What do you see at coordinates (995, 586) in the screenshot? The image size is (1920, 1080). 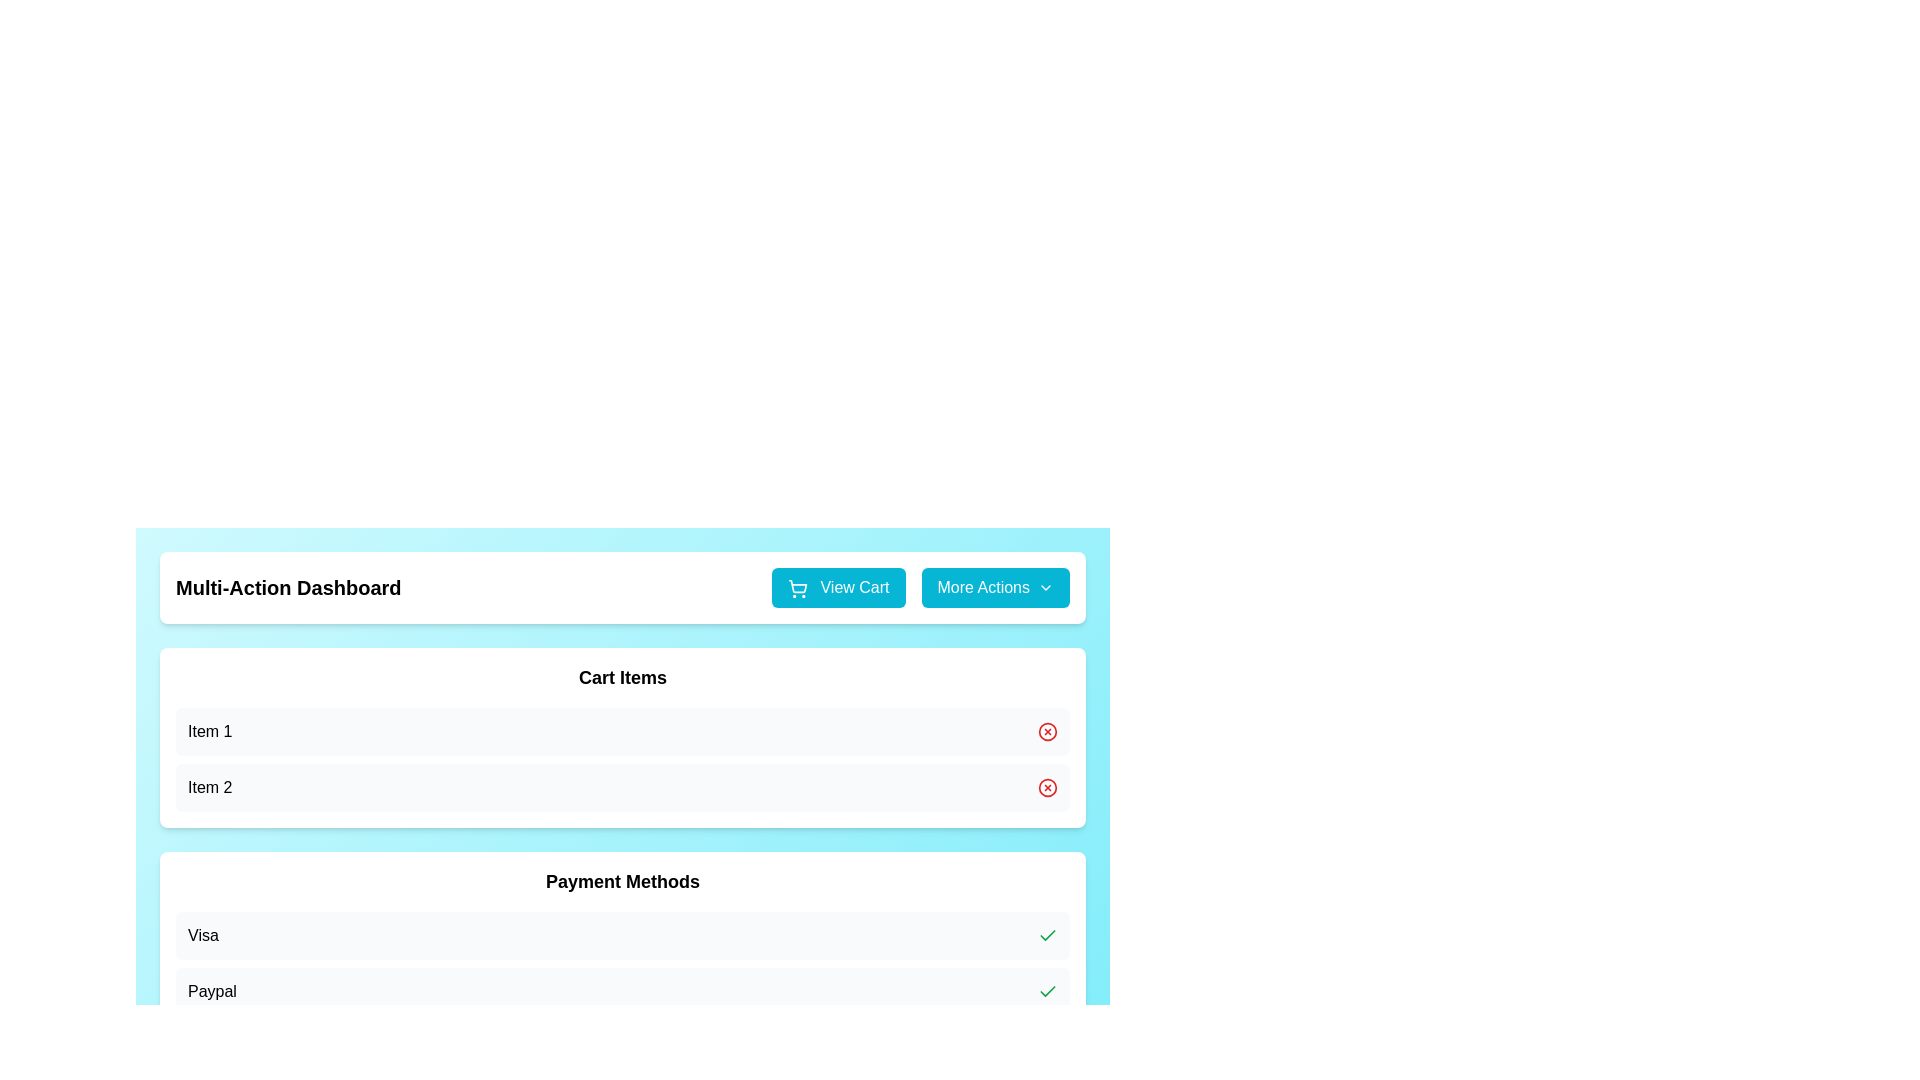 I see `the button with an expandable dropdown menu located to the right of the 'View Cart' button` at bounding box center [995, 586].